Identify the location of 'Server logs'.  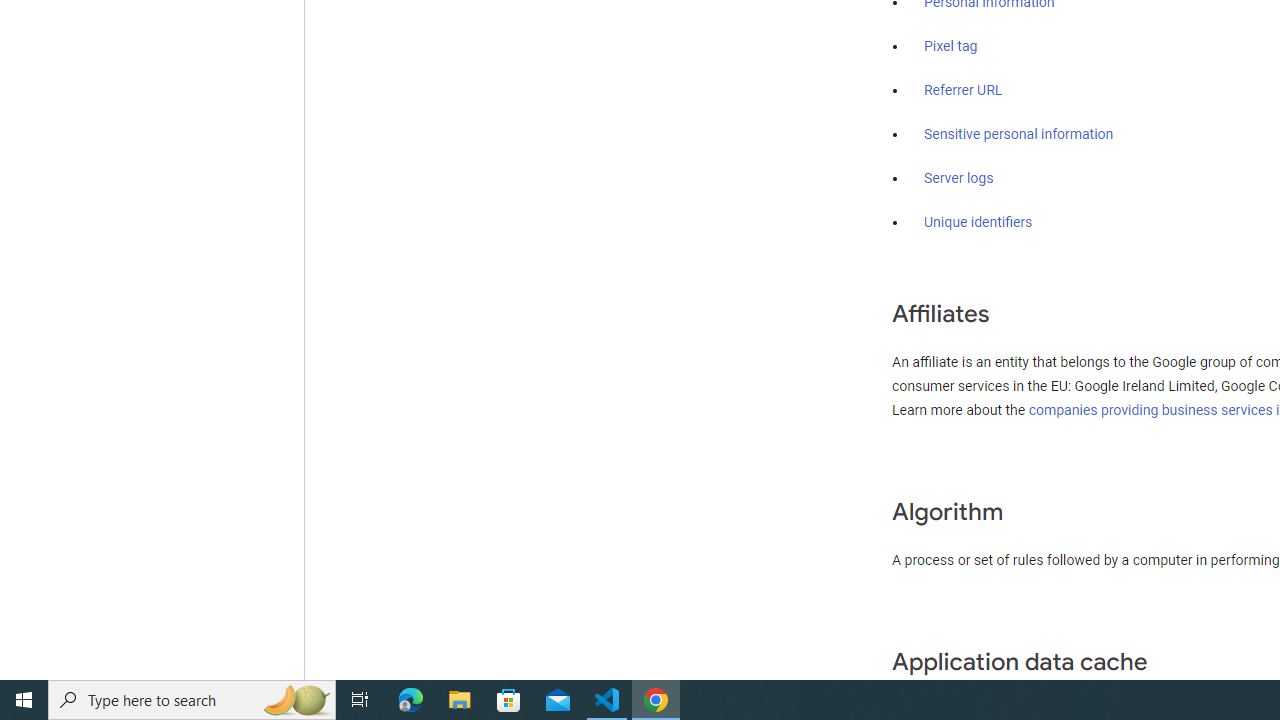
(958, 177).